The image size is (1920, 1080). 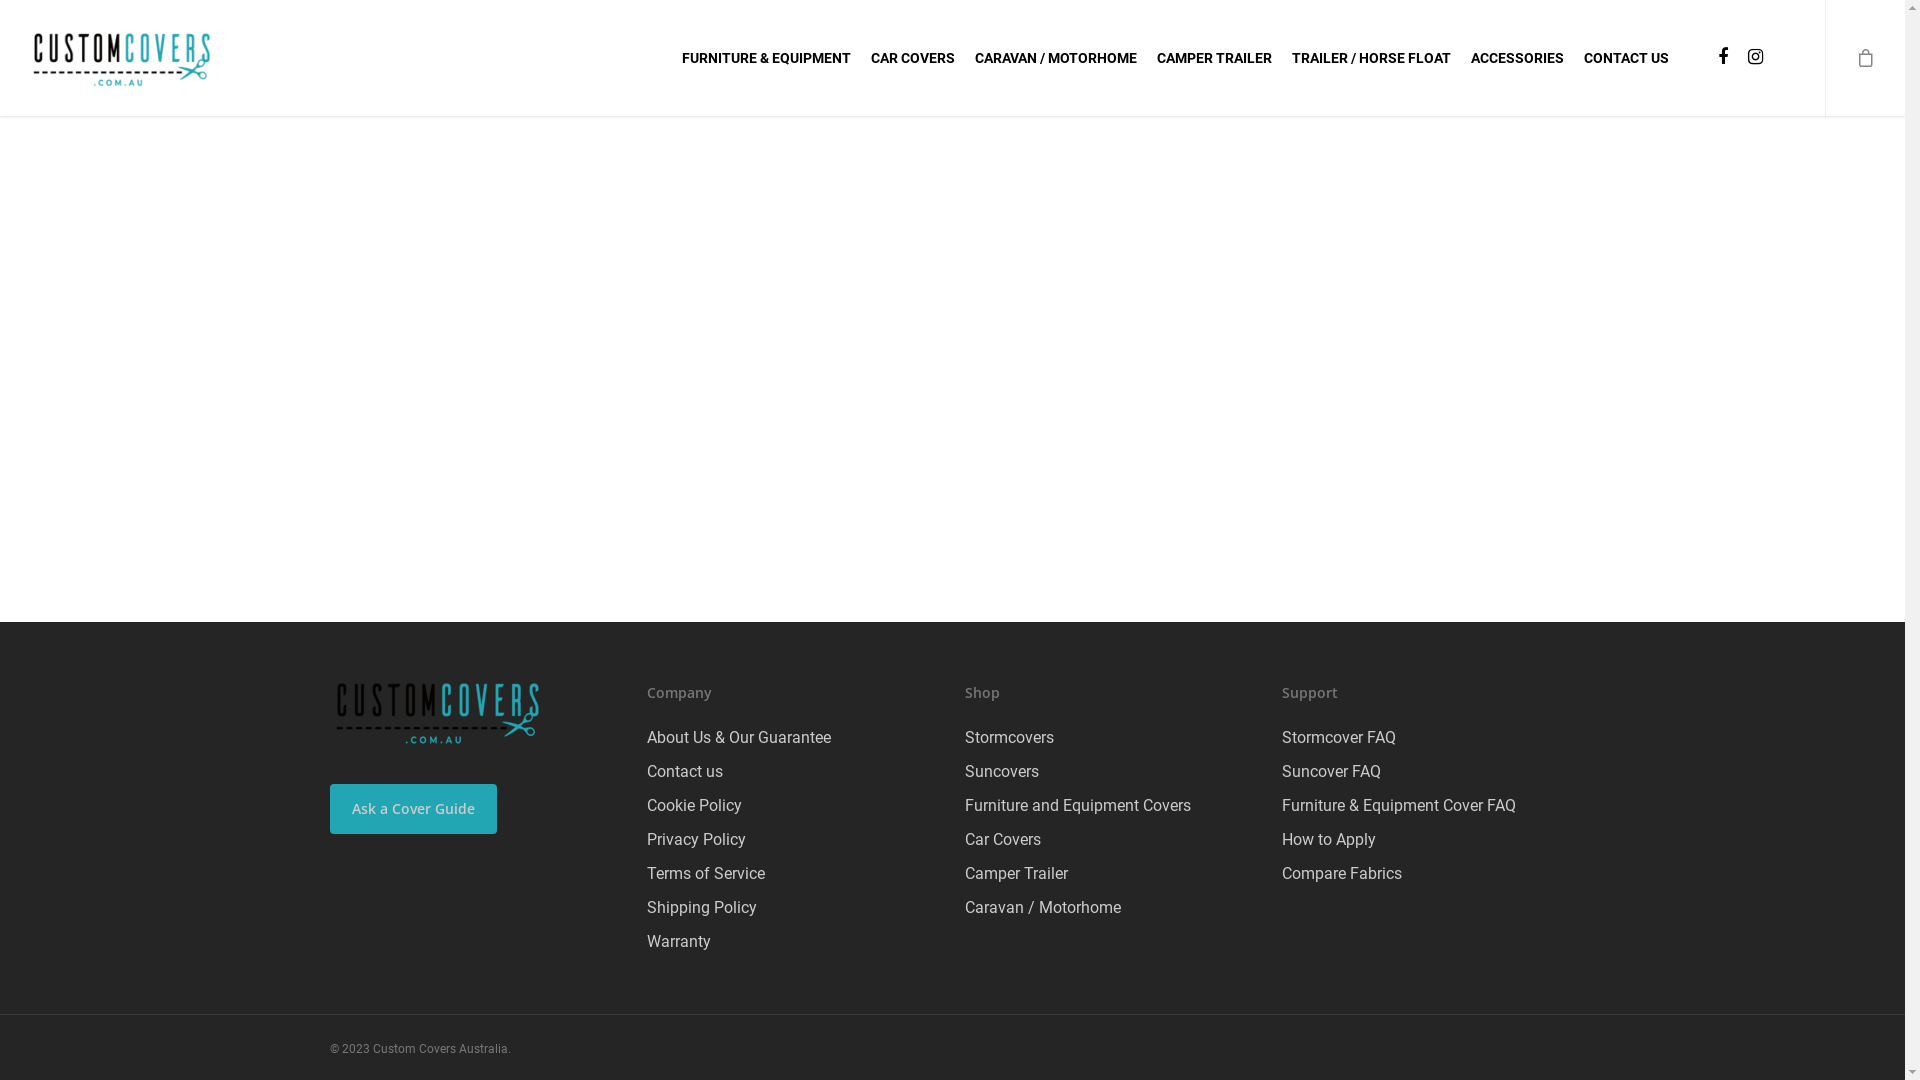 What do you see at coordinates (412, 808) in the screenshot?
I see `'Ask a Cover Guide'` at bounding box center [412, 808].